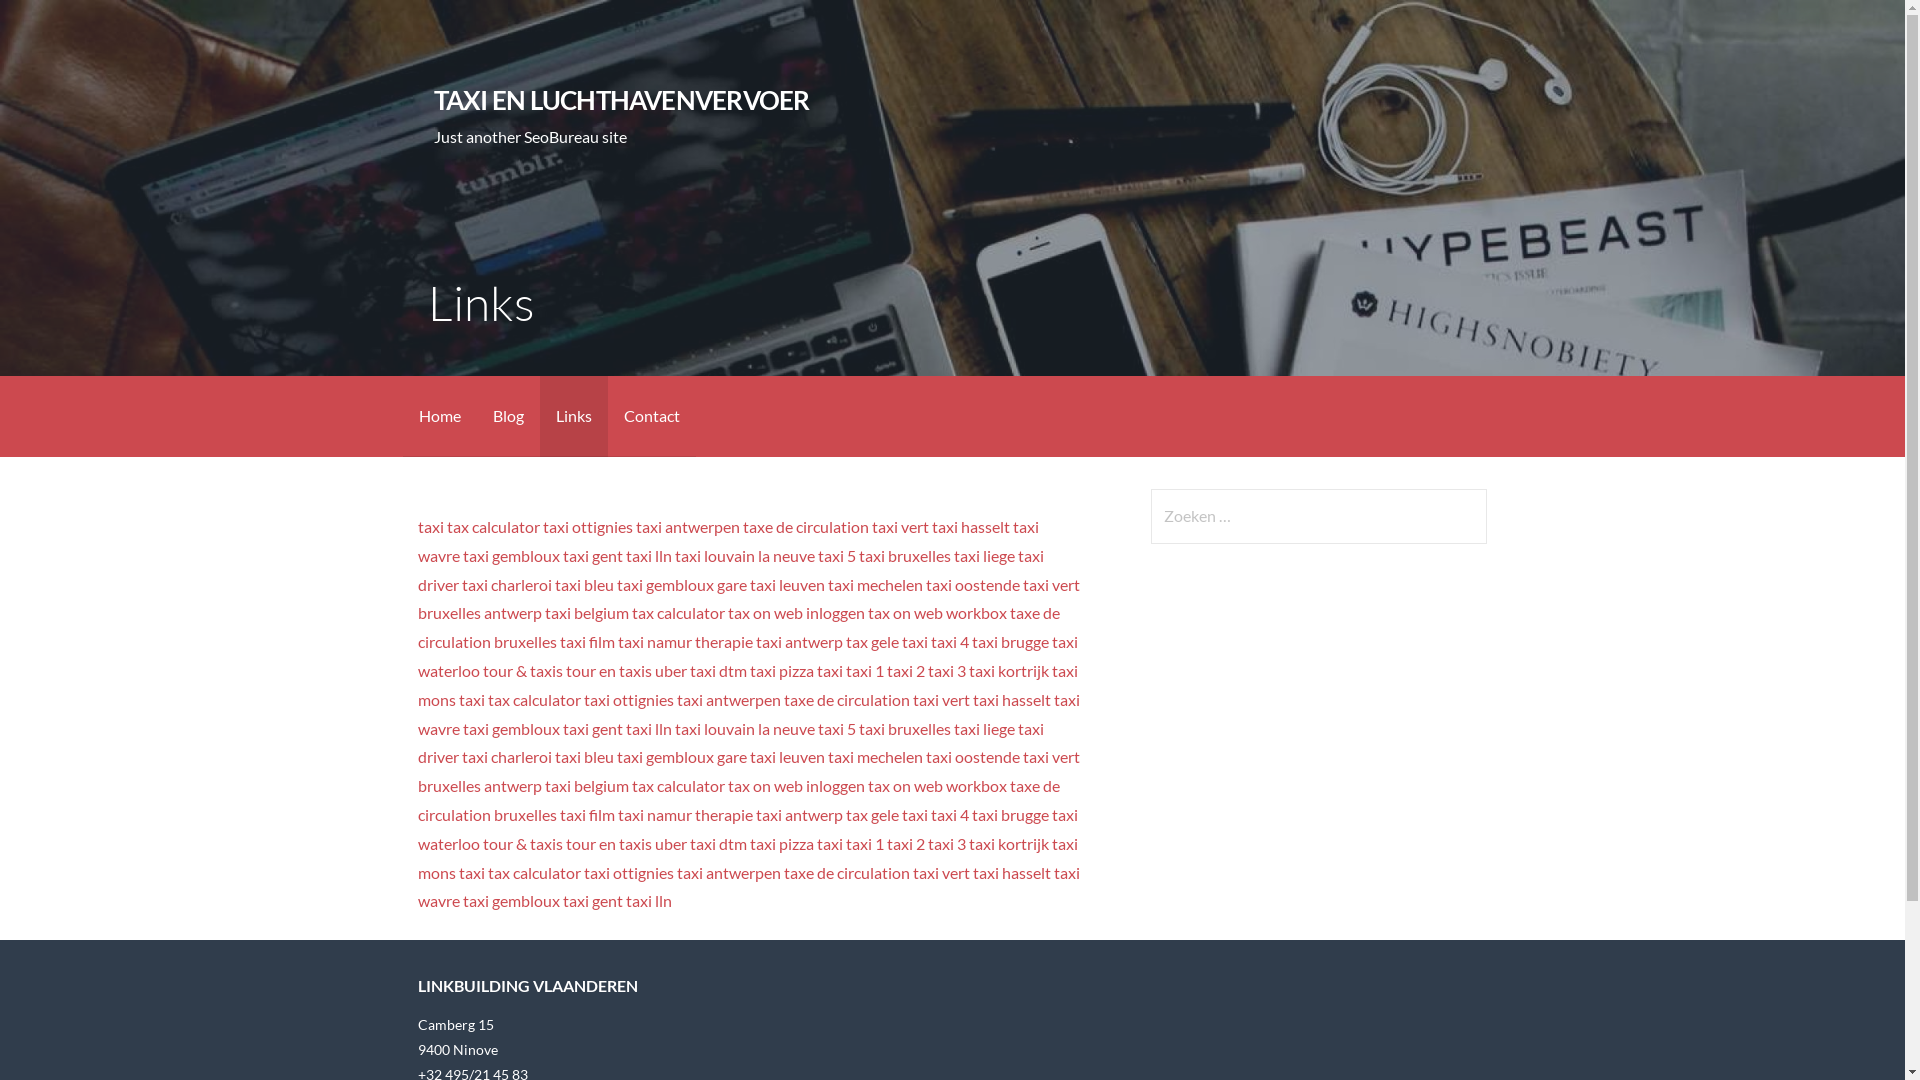 This screenshot has width=1920, height=1080. I want to click on 'taxi oostende', so click(925, 756).